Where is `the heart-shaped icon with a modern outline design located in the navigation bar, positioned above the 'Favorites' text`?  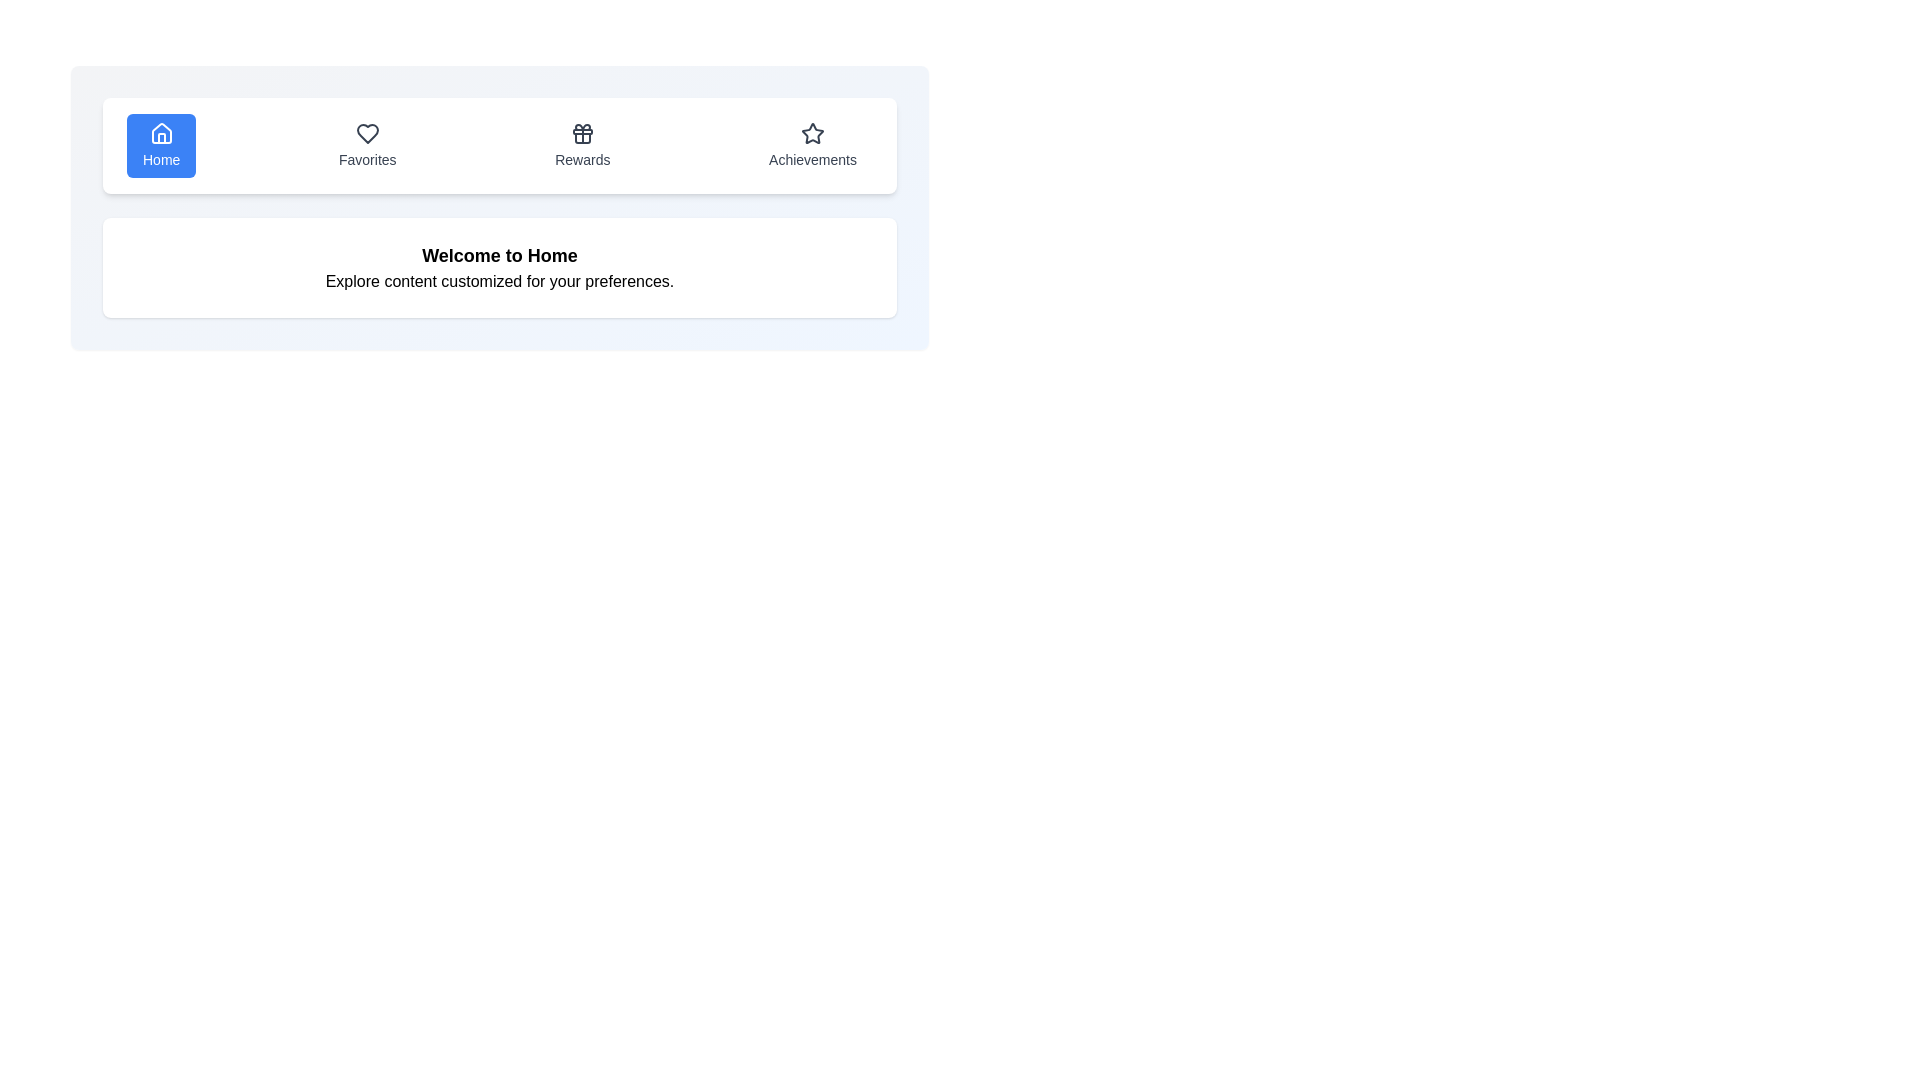 the heart-shaped icon with a modern outline design located in the navigation bar, positioned above the 'Favorites' text is located at coordinates (367, 134).